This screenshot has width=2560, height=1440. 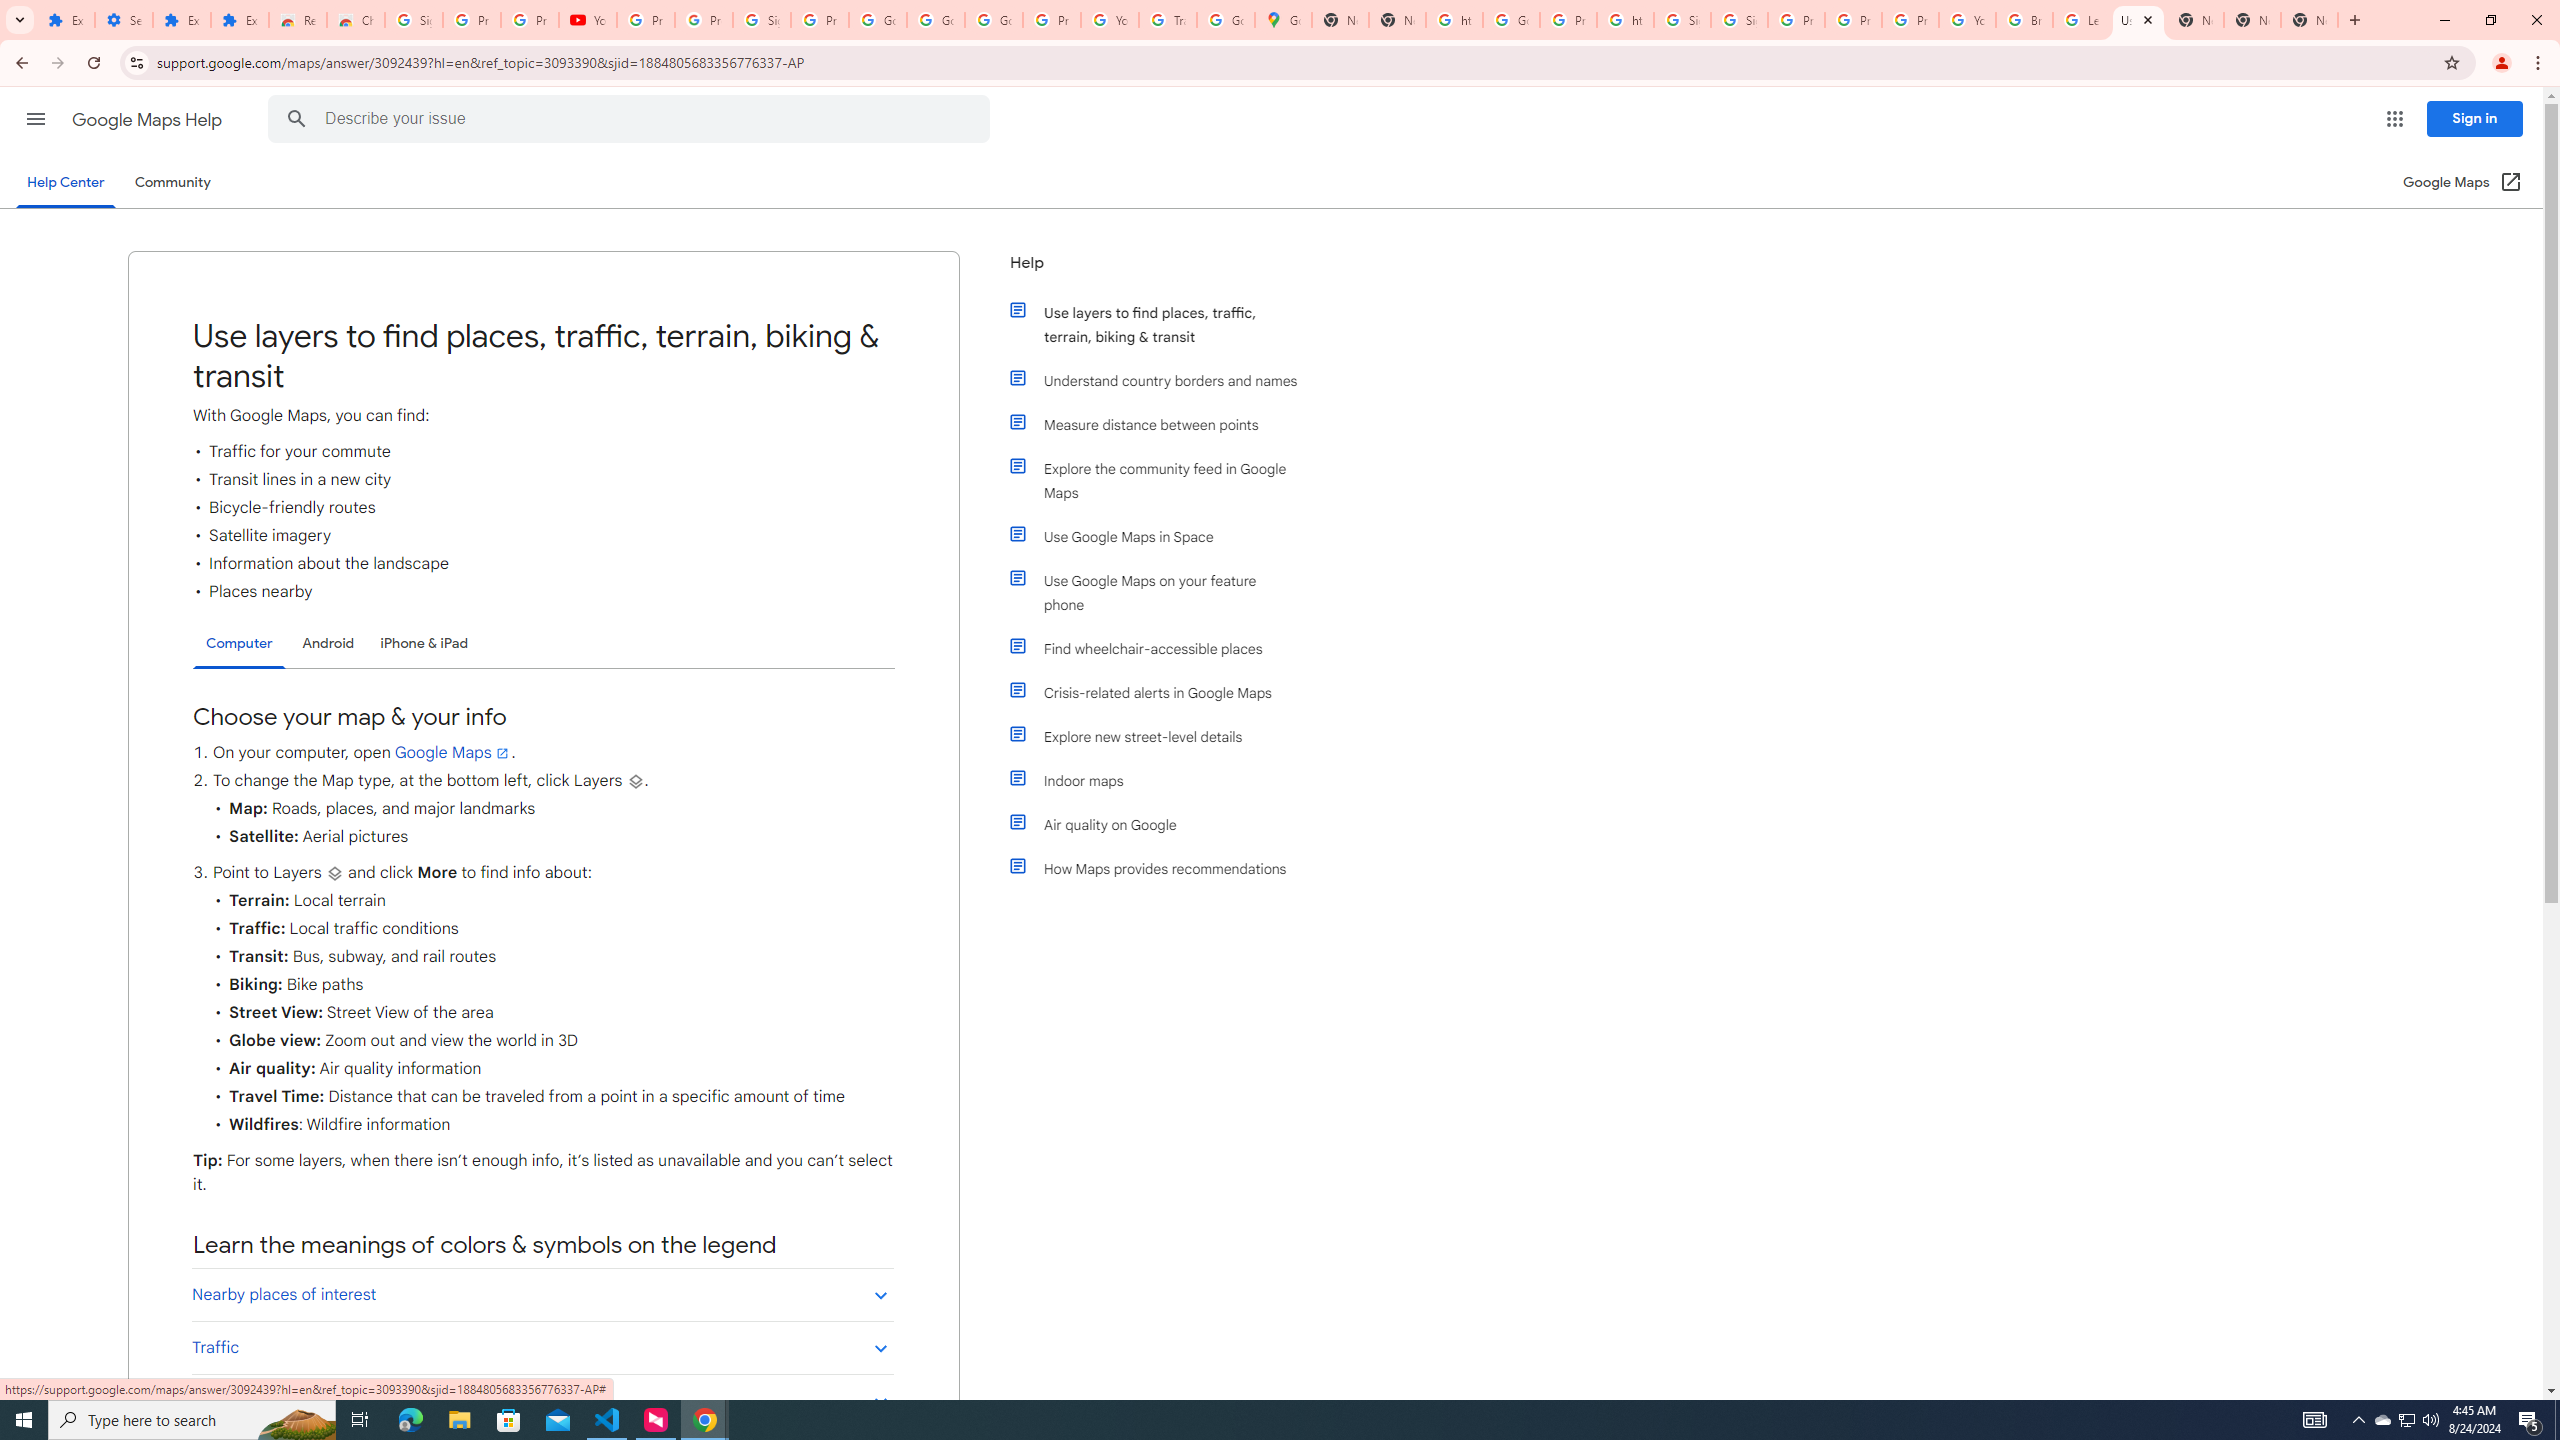 What do you see at coordinates (240, 19) in the screenshot?
I see `'Extensions'` at bounding box center [240, 19].